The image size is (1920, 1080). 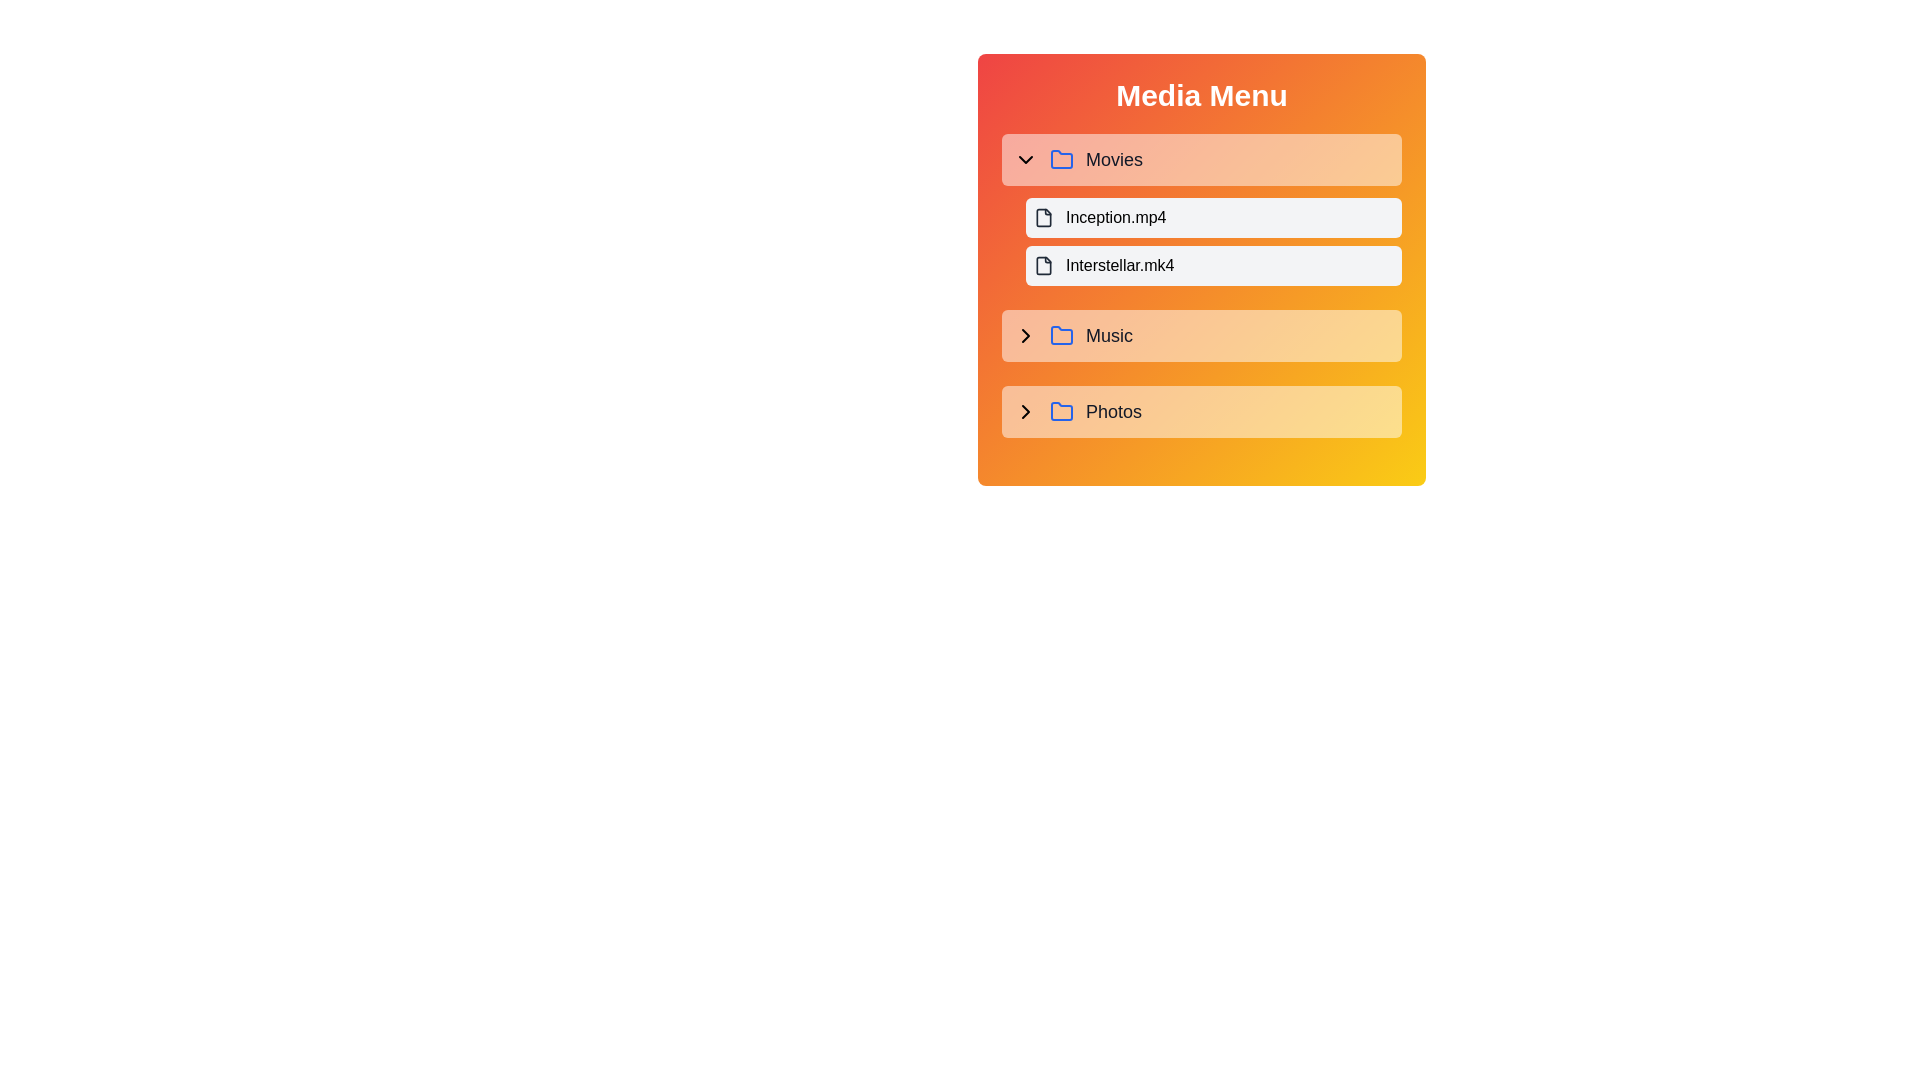 I want to click on the stylized folder icon with a blue outline and light orange background, which is located to the left of the 'Music' label in the media menu, so click(x=1060, y=334).